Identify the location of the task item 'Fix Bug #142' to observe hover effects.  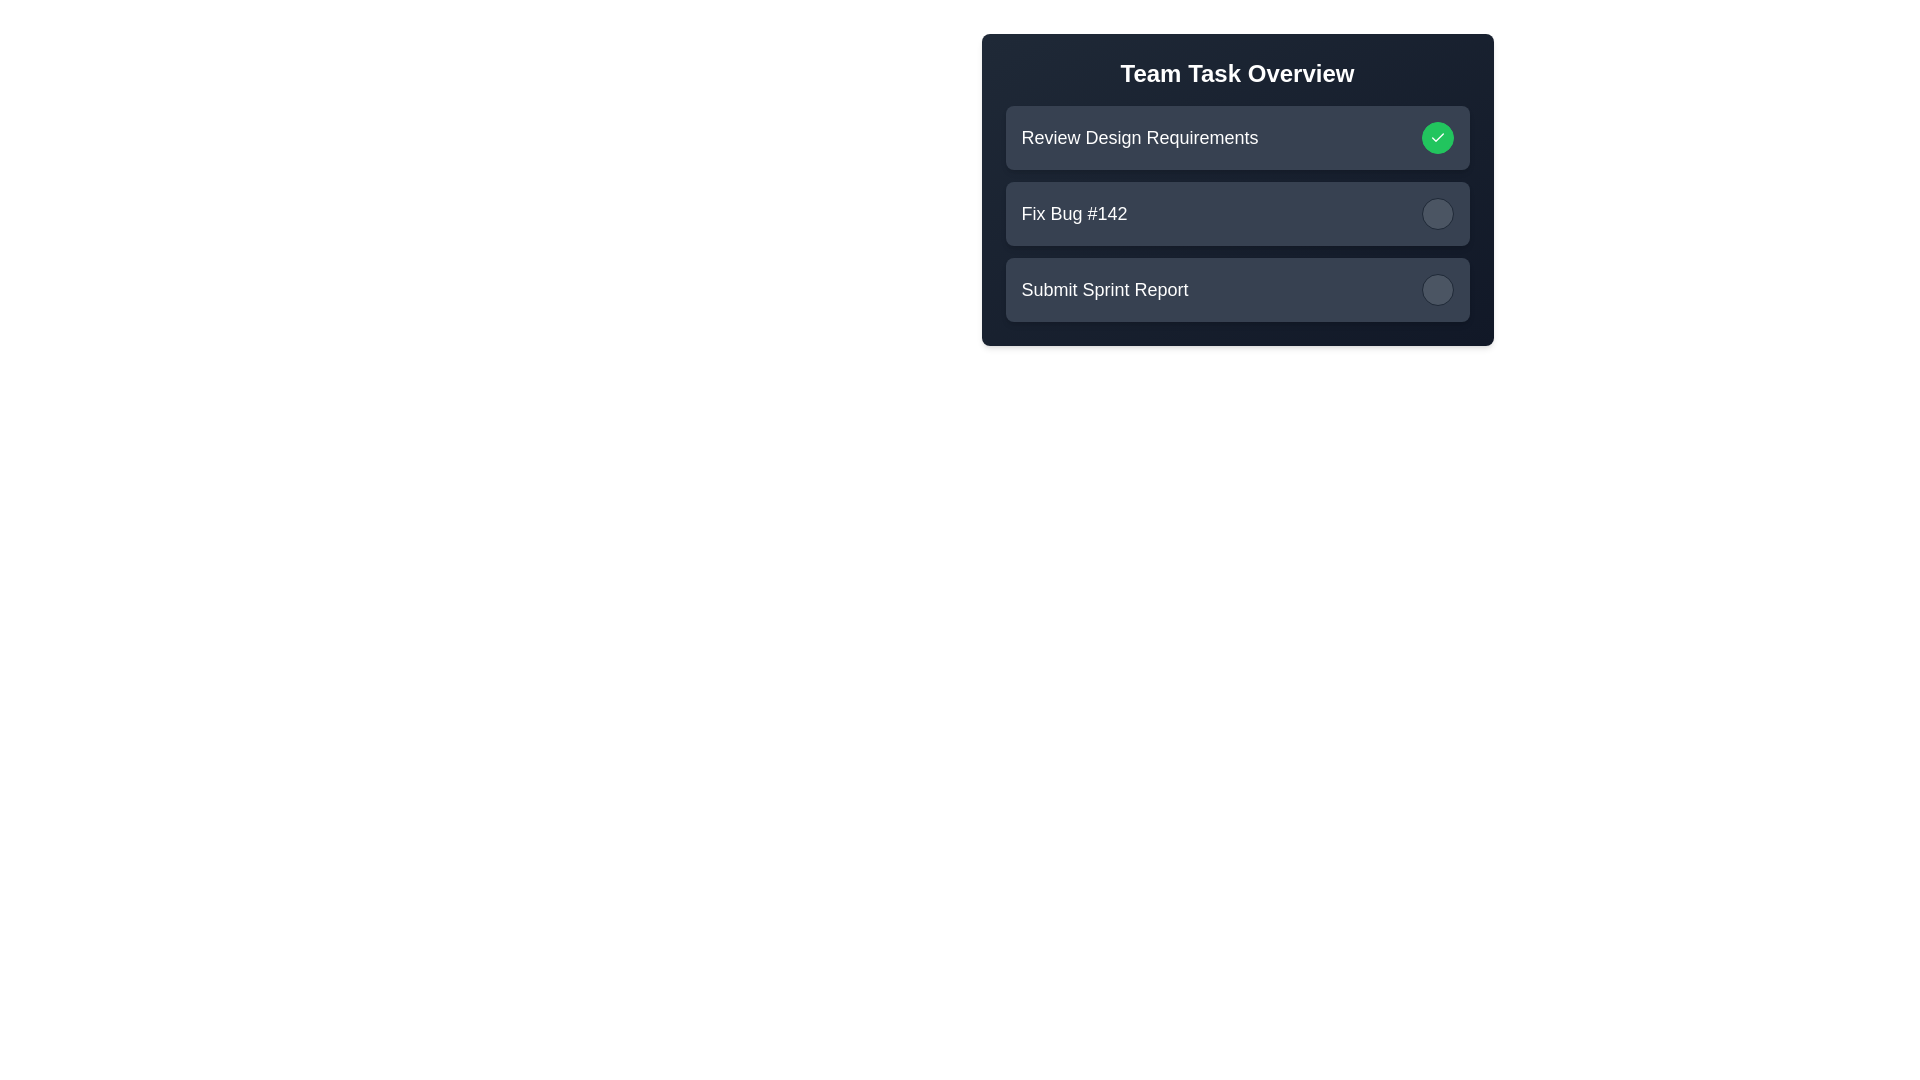
(1236, 213).